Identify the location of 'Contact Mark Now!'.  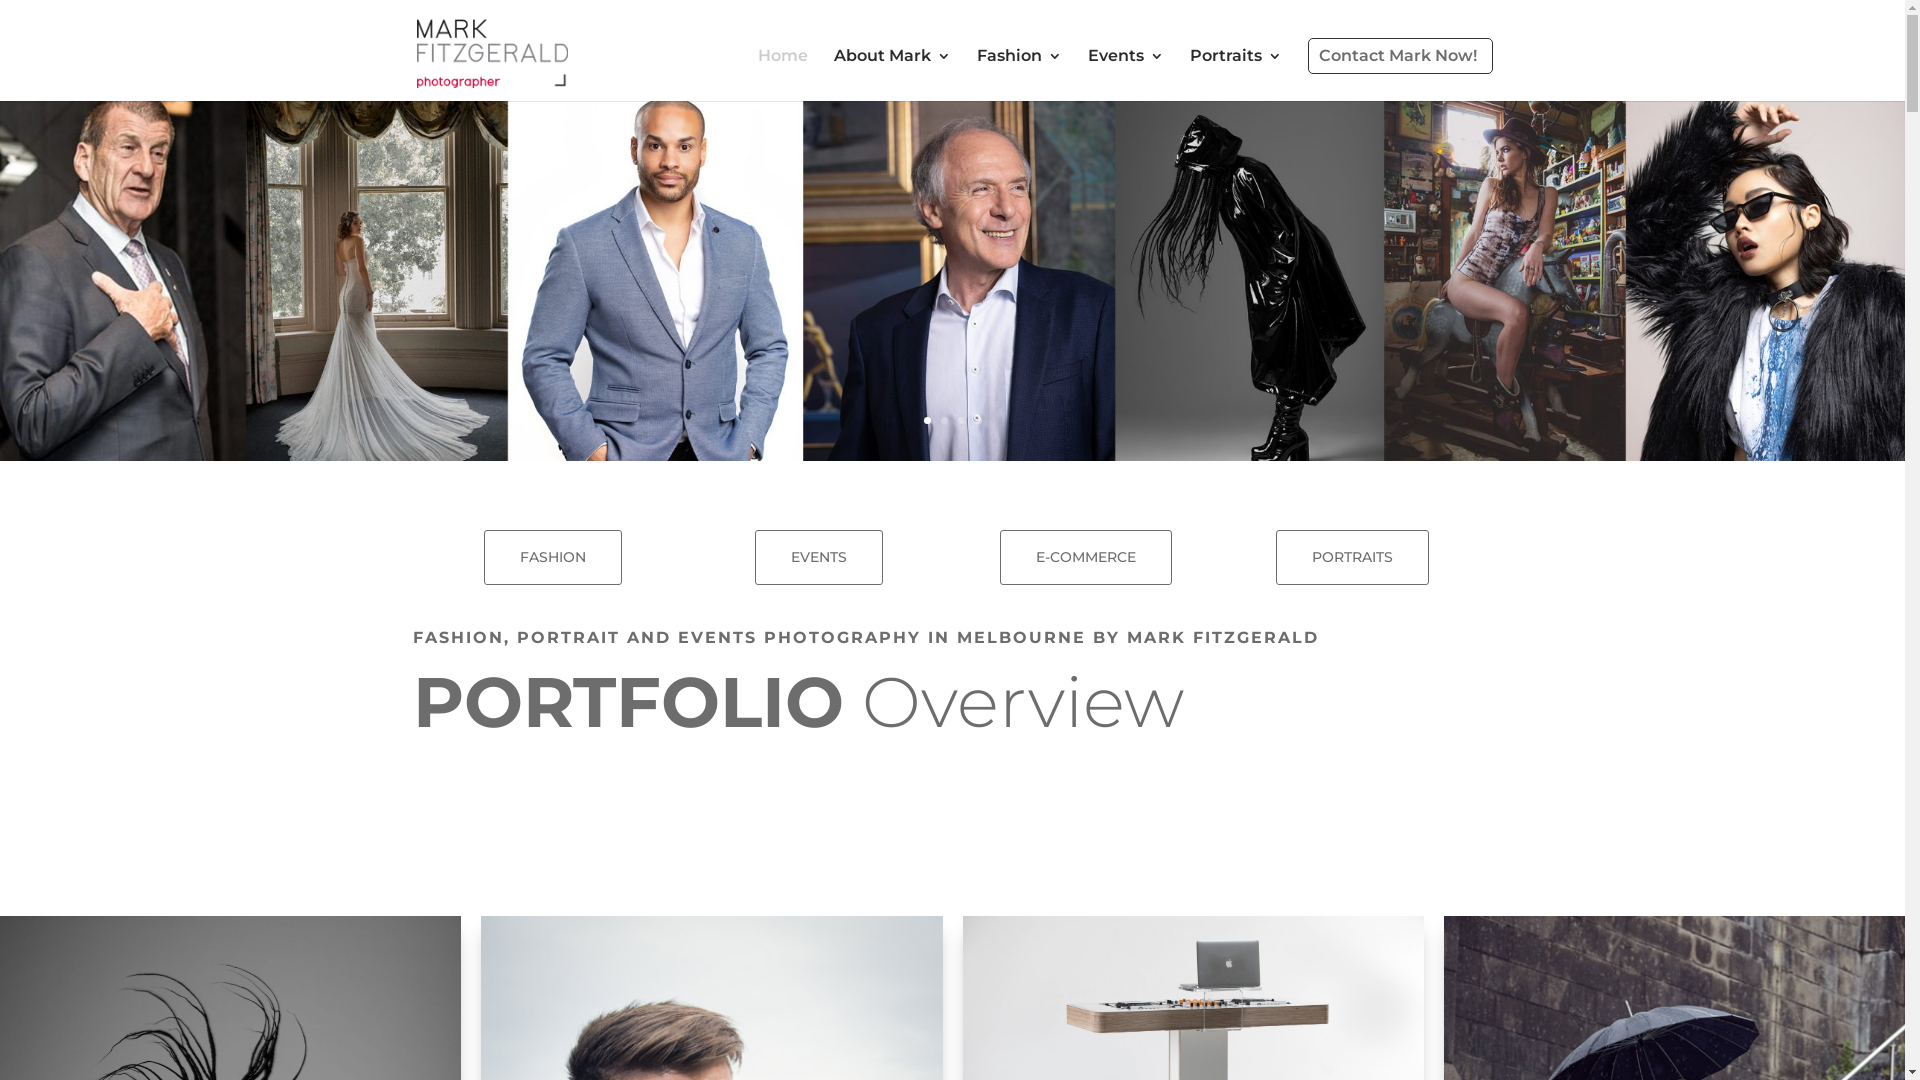
(1398, 55).